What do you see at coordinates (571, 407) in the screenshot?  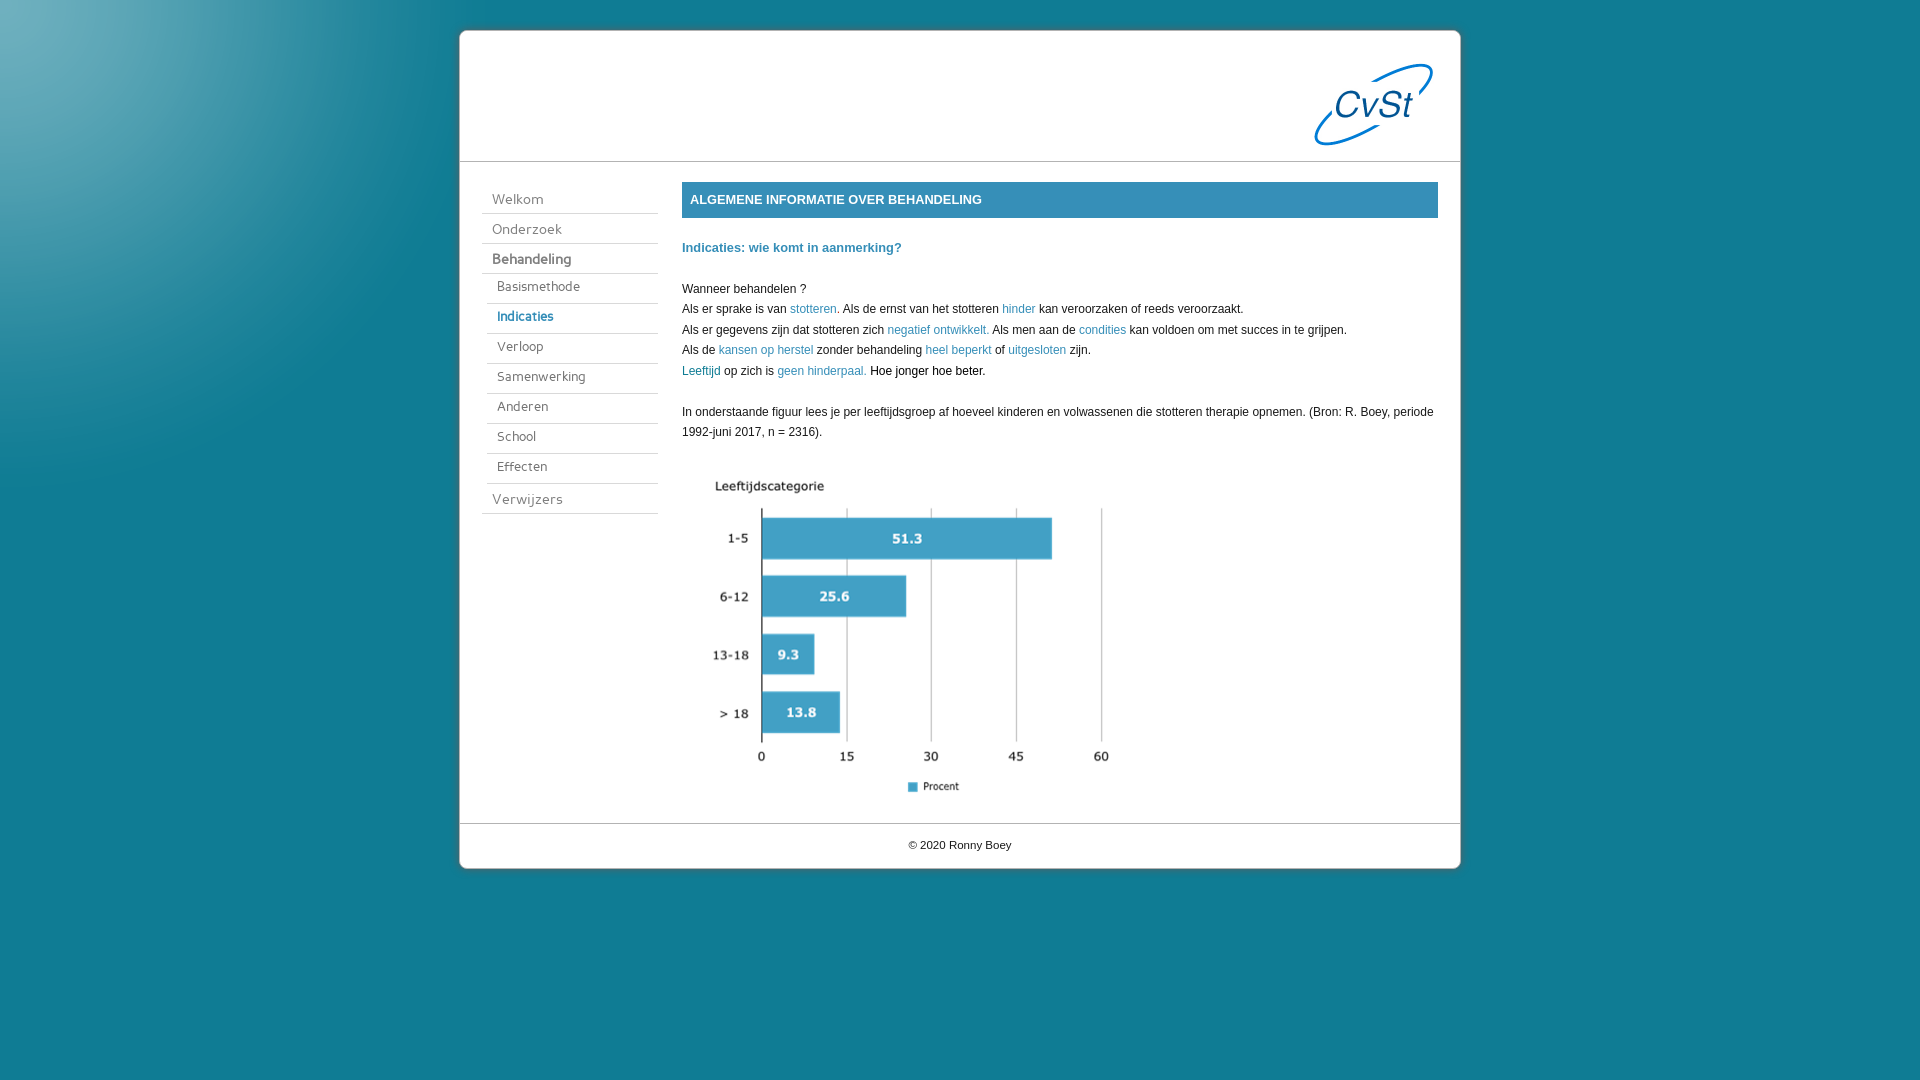 I see `'Anderen'` at bounding box center [571, 407].